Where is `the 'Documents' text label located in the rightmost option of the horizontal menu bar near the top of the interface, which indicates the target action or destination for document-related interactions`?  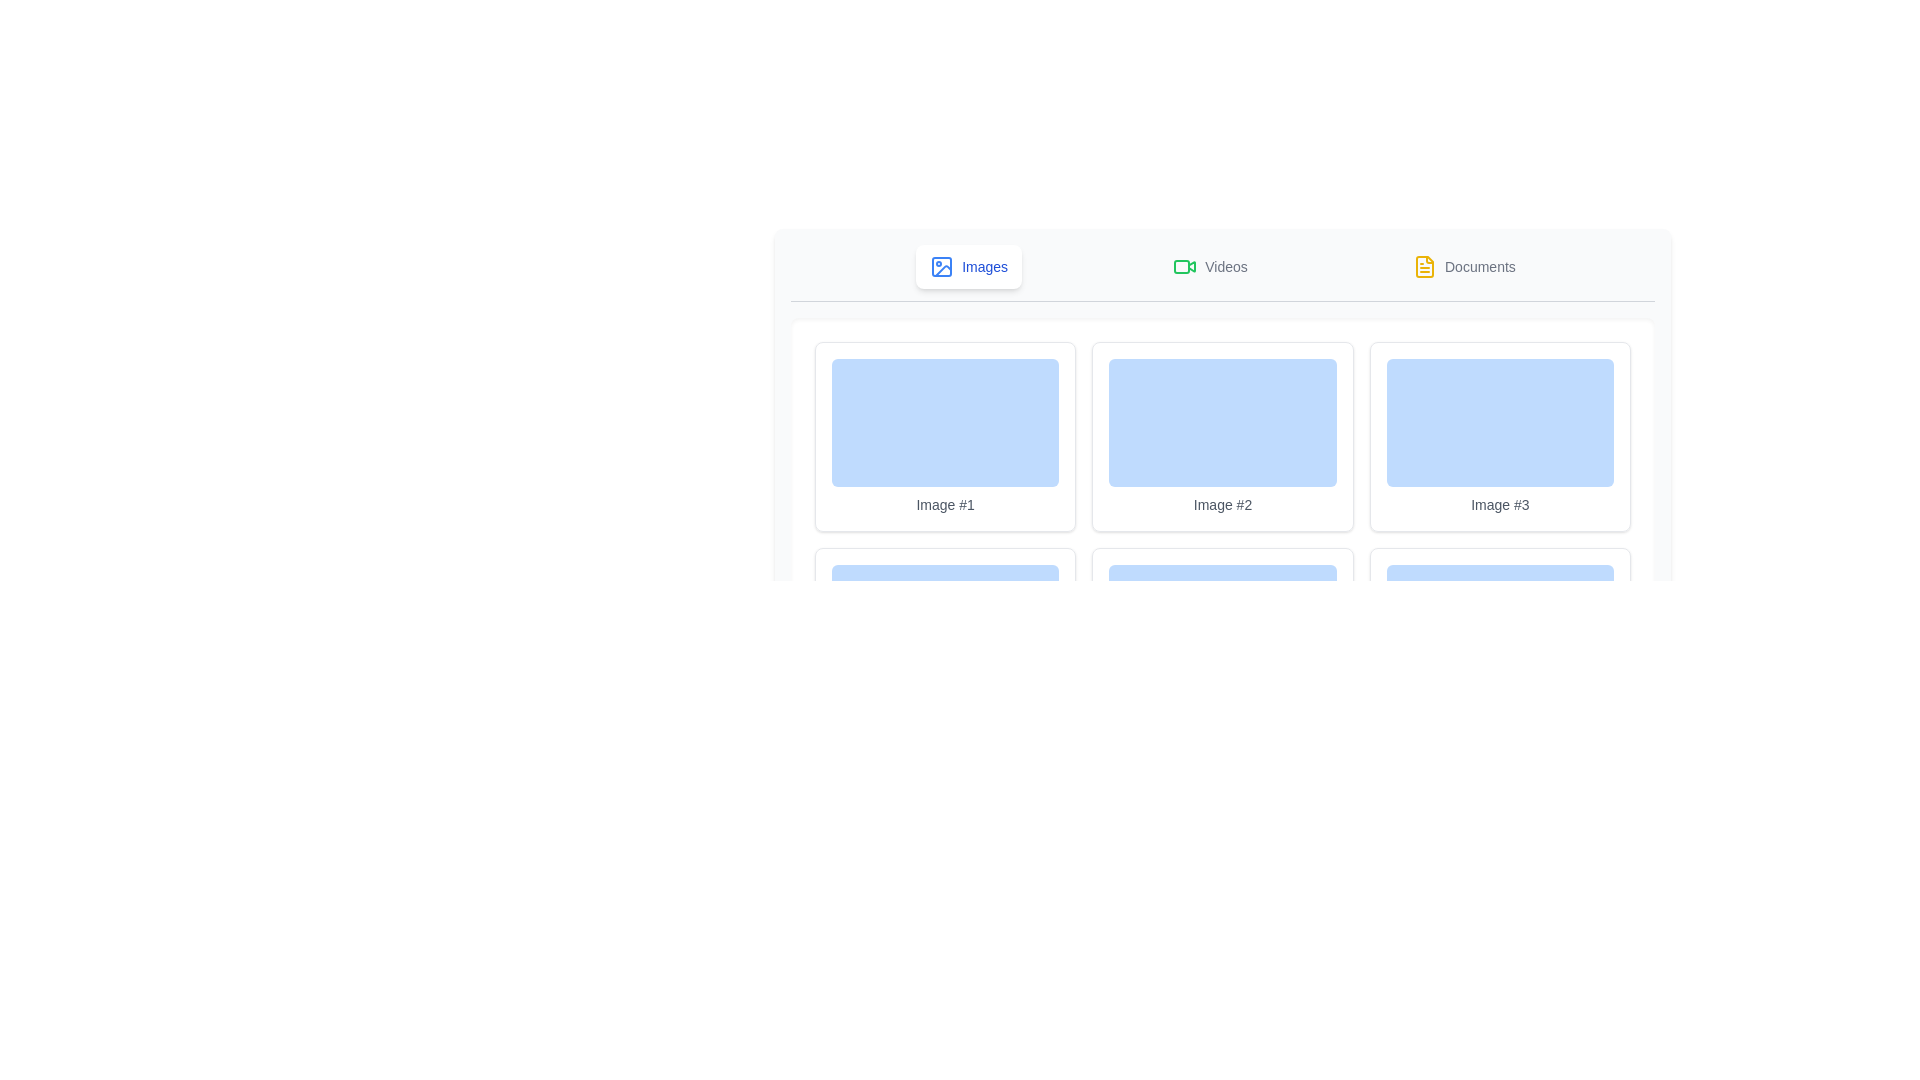 the 'Documents' text label located in the rightmost option of the horizontal menu bar near the top of the interface, which indicates the target action or destination for document-related interactions is located at coordinates (1480, 265).